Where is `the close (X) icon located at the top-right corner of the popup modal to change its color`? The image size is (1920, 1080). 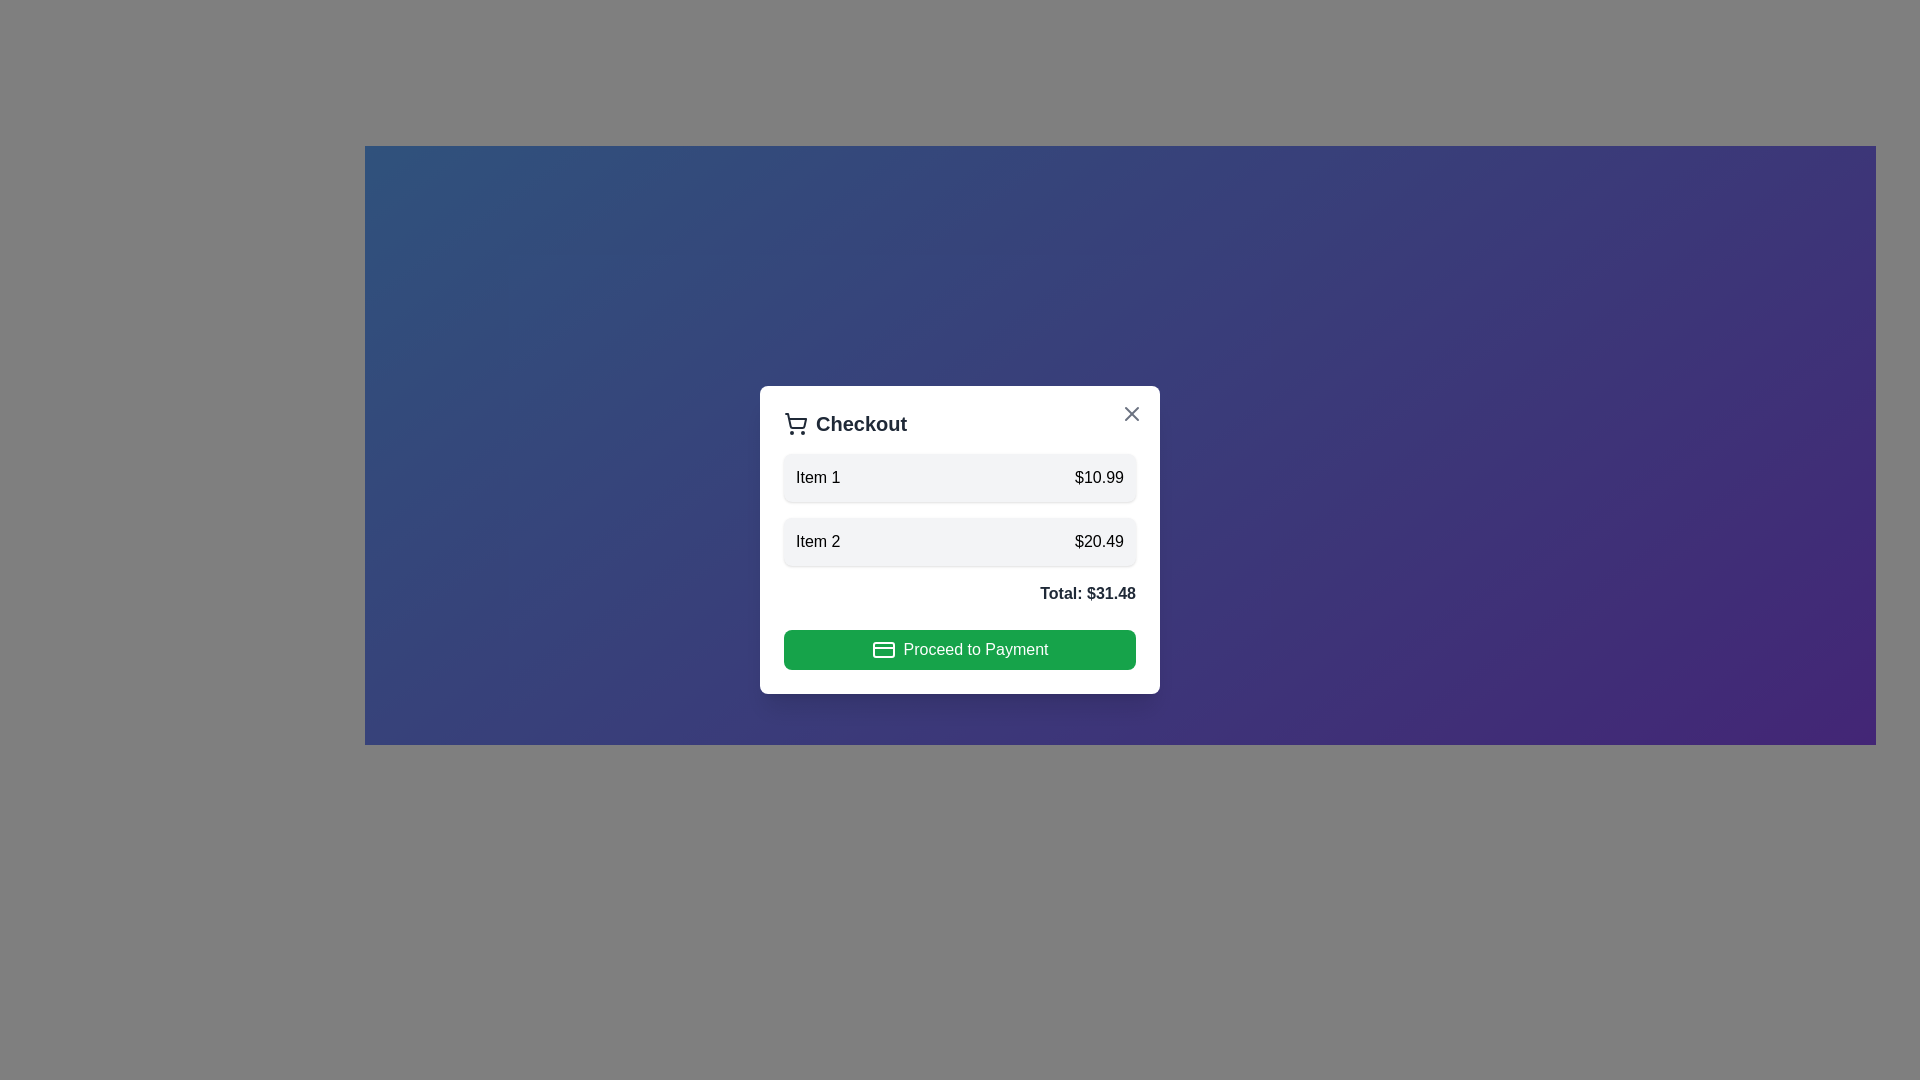 the close (X) icon located at the top-right corner of the popup modal to change its color is located at coordinates (1132, 412).